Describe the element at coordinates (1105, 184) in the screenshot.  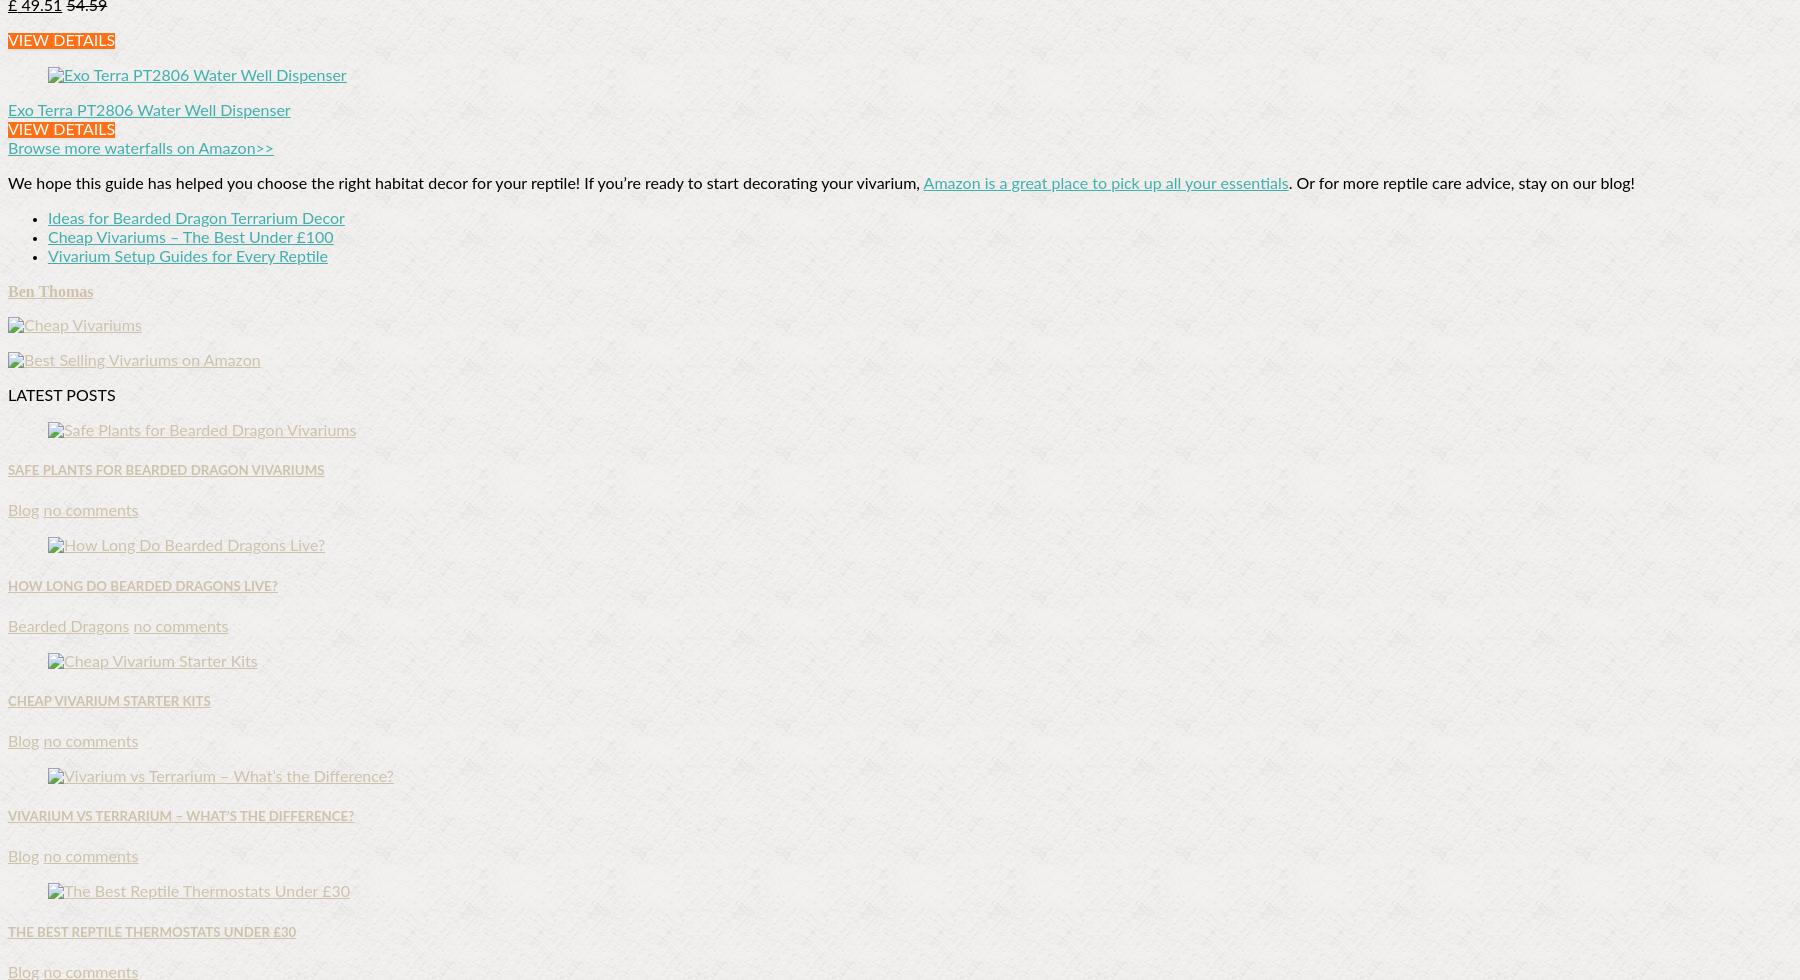
I see `'Amazon is a great place to pick up all your essentials'` at that location.